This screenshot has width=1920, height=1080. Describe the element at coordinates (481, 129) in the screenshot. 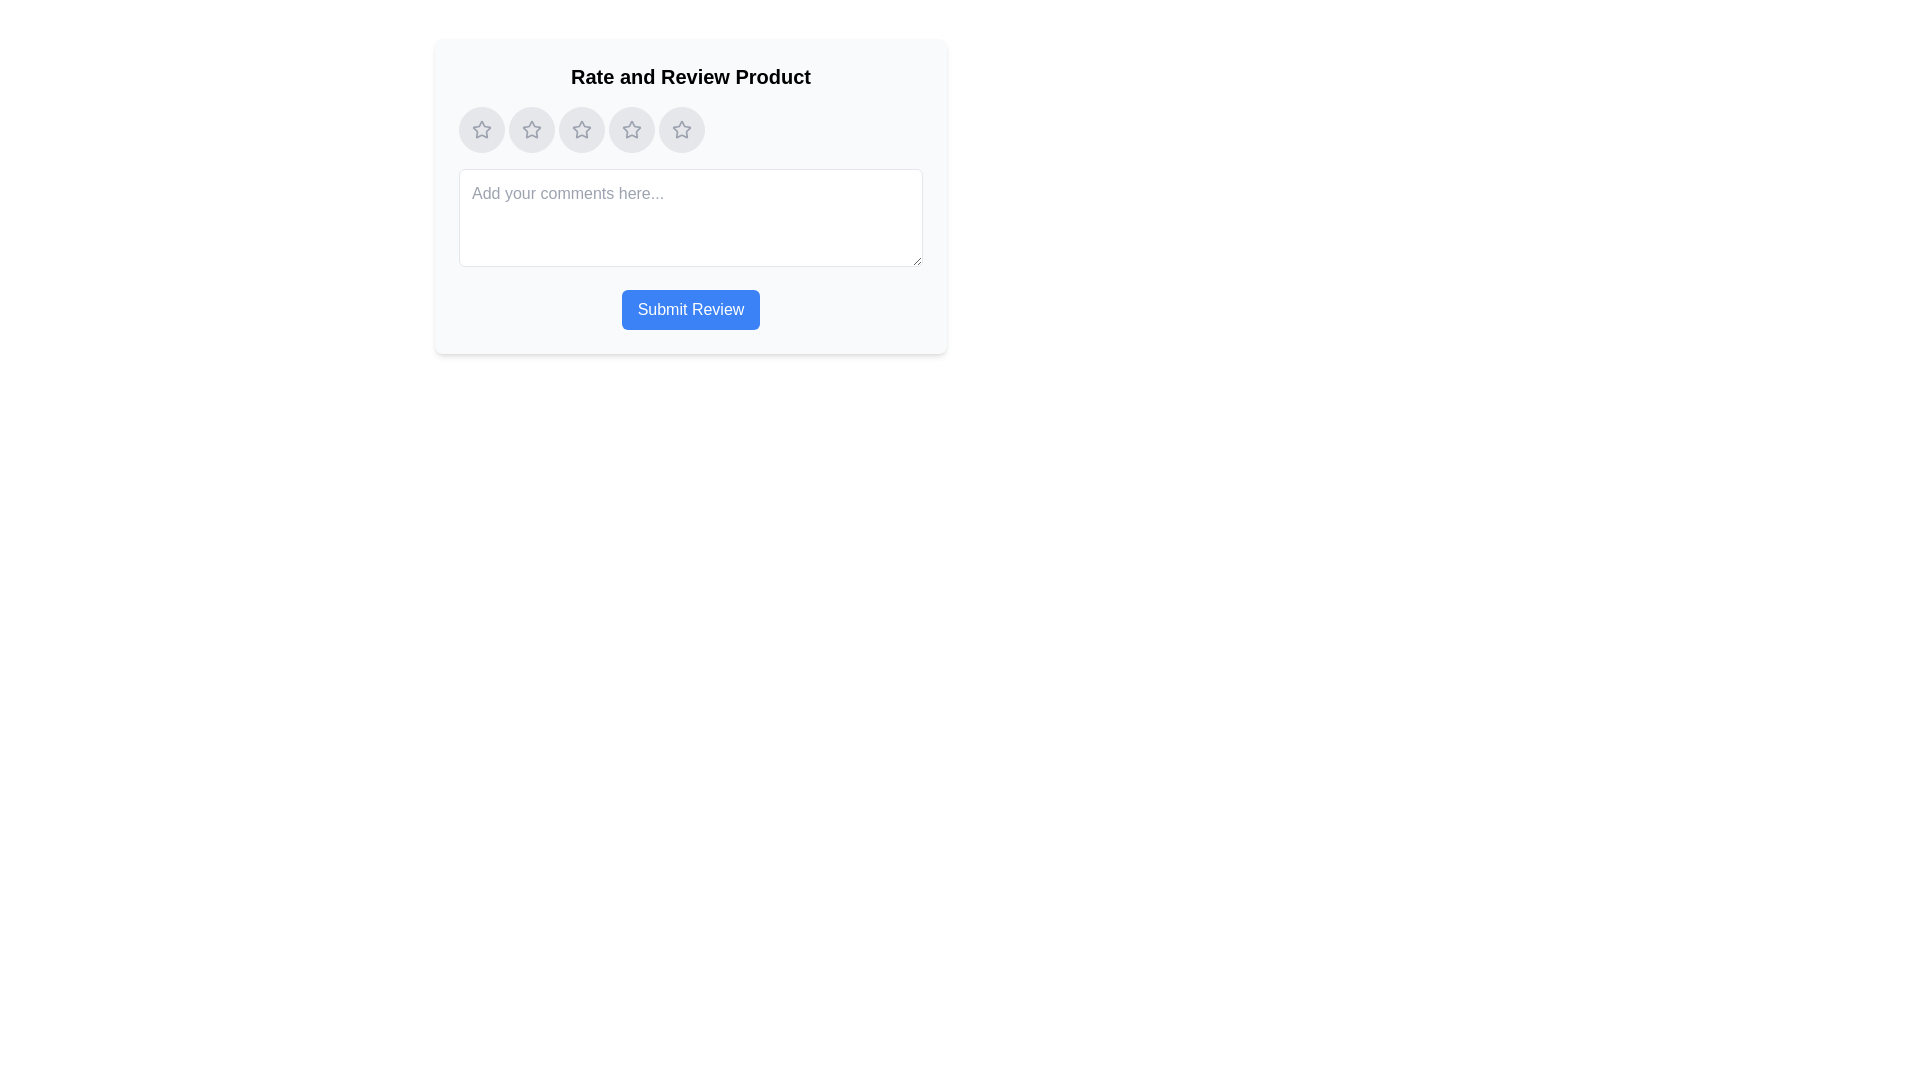

I see `the first star-shaped icon in the horizontal row of rating stars` at that location.